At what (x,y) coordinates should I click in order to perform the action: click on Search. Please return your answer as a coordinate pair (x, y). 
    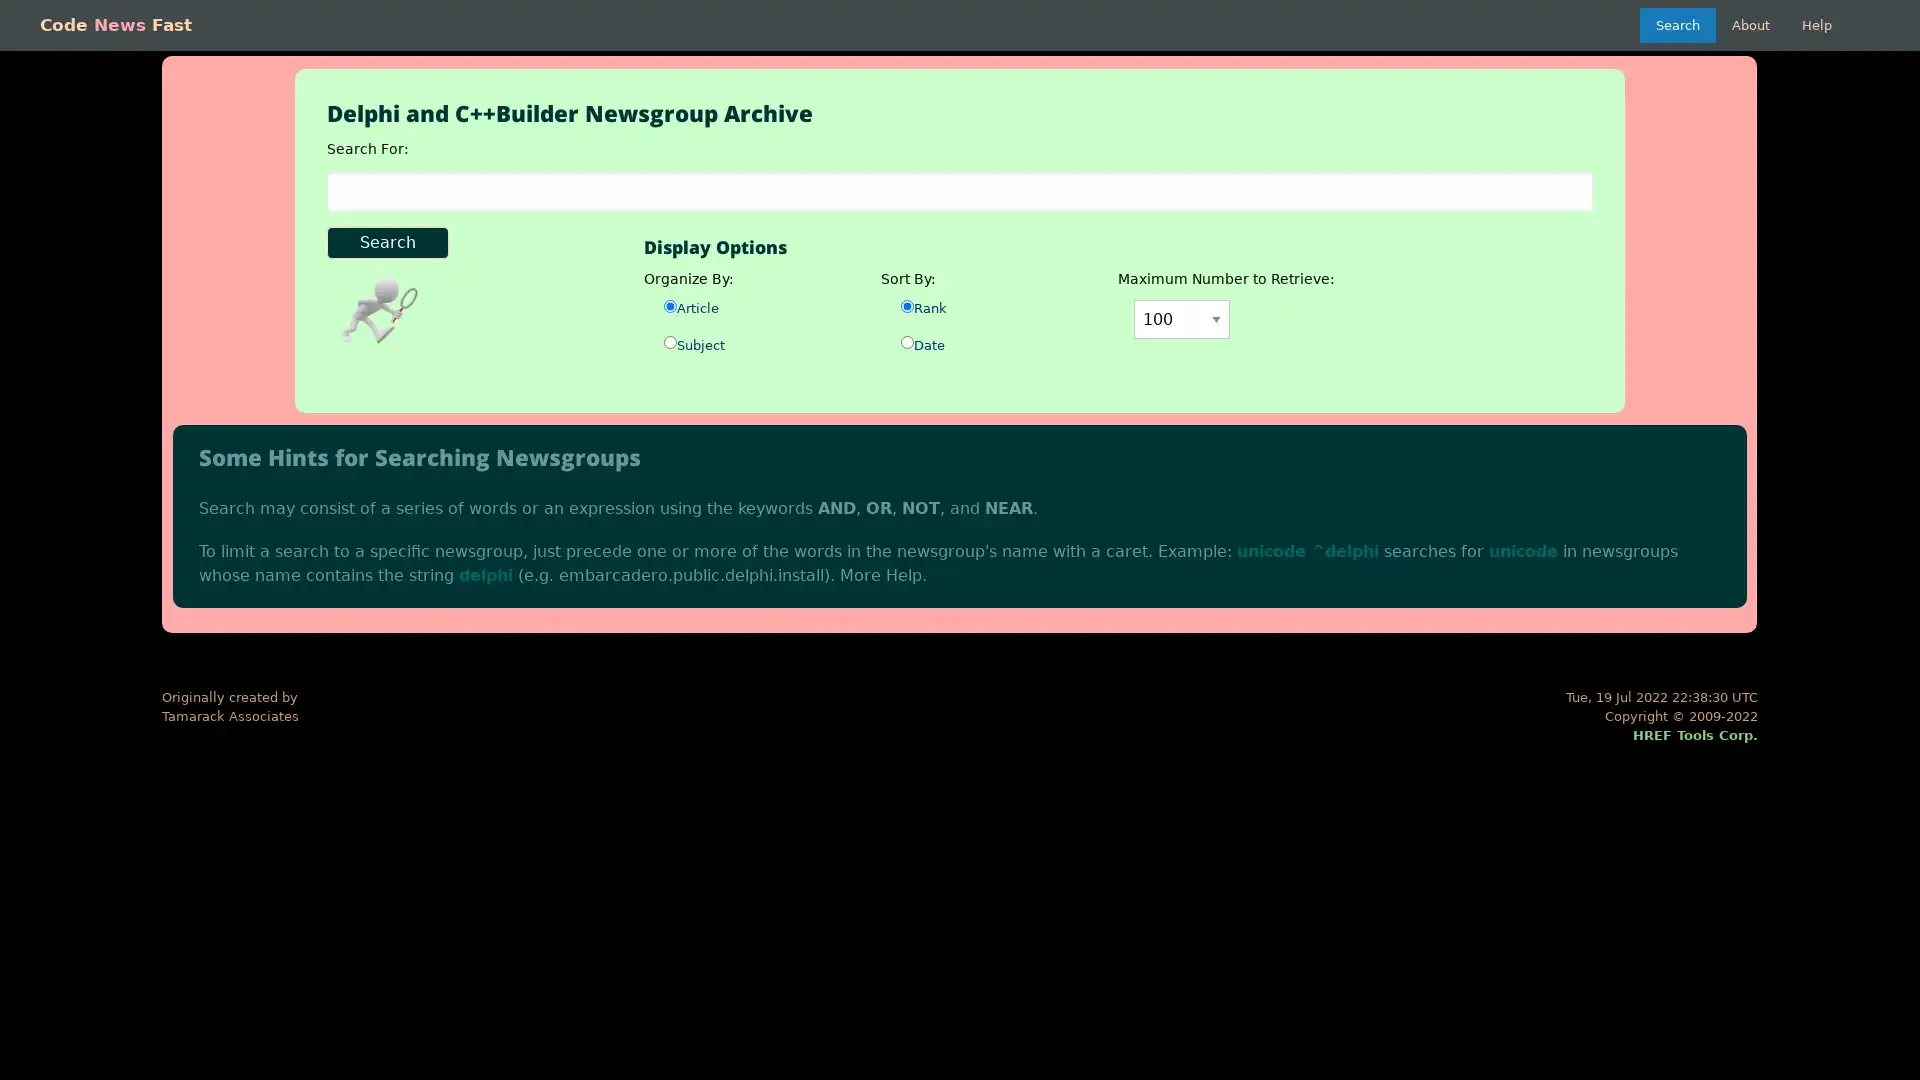
    Looking at the image, I should click on (388, 241).